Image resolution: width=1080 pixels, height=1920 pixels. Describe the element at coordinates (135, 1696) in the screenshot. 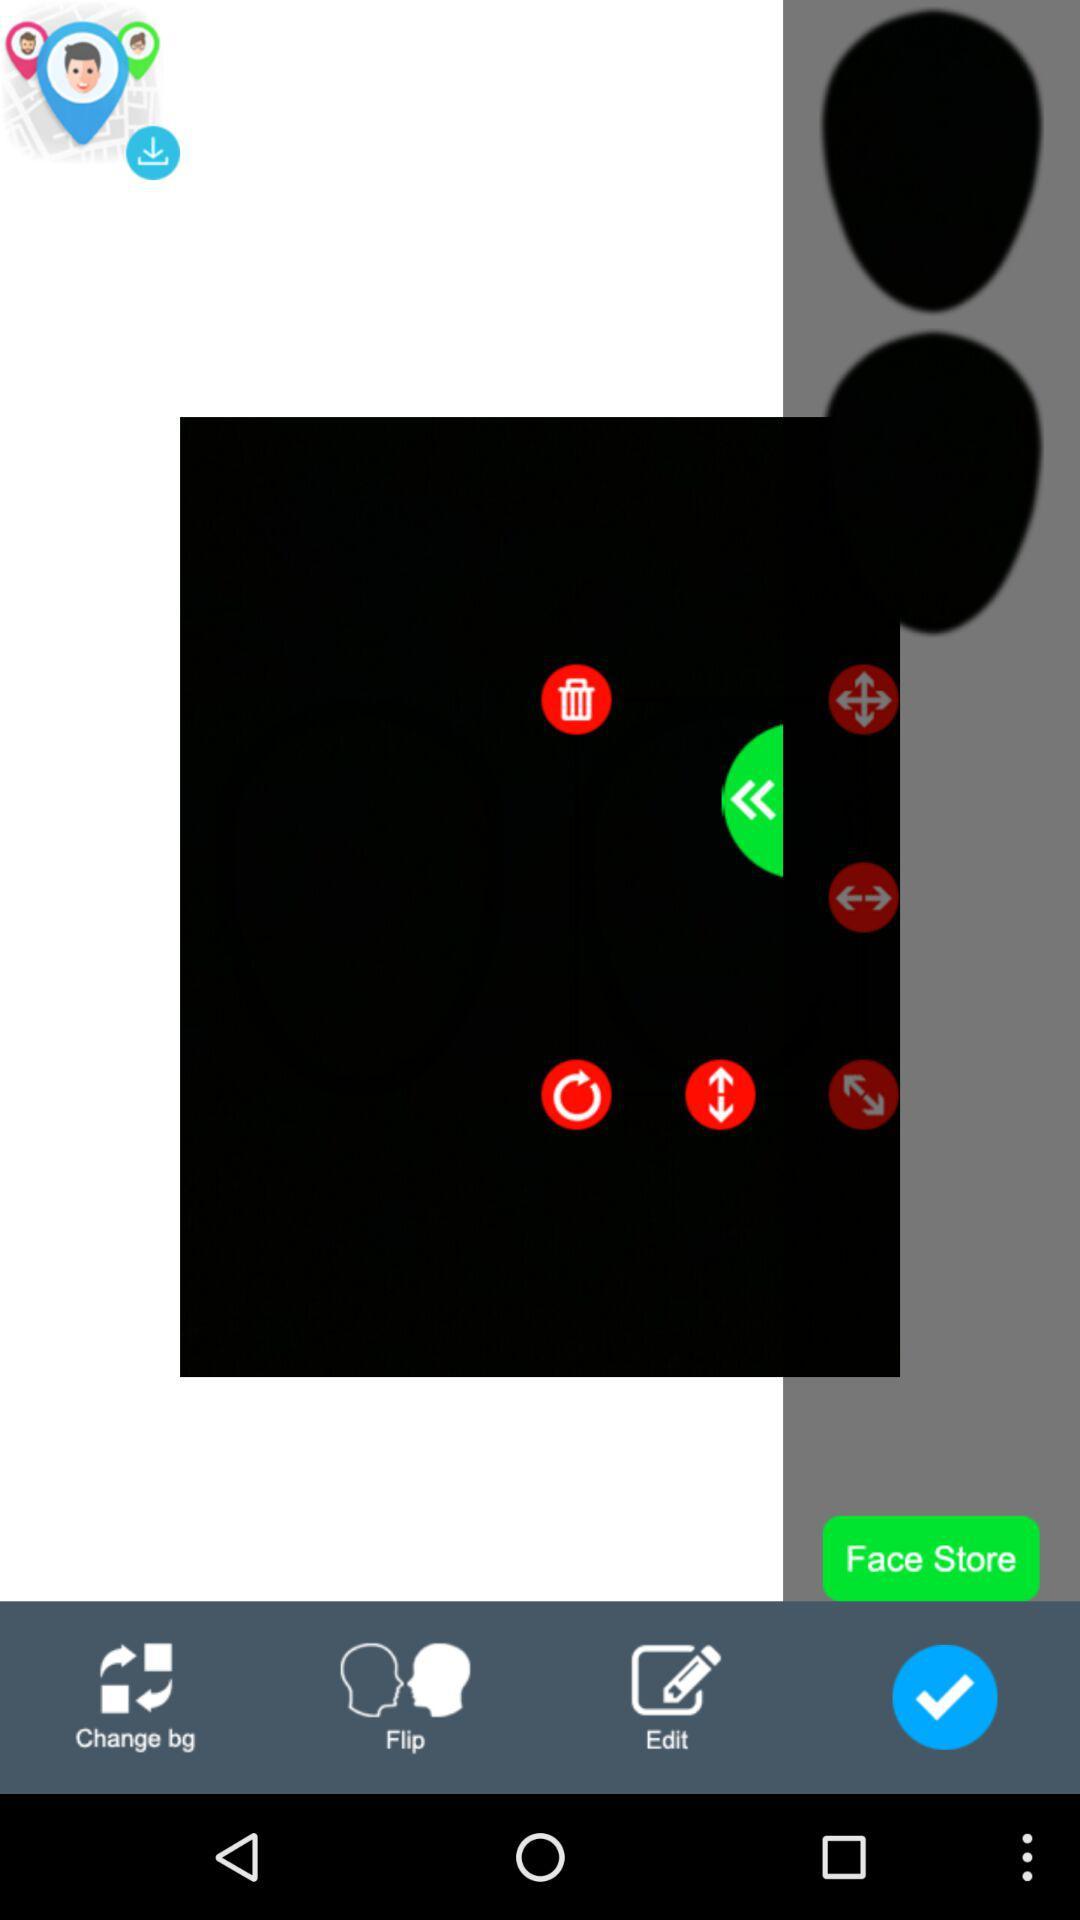

I see `change log` at that location.